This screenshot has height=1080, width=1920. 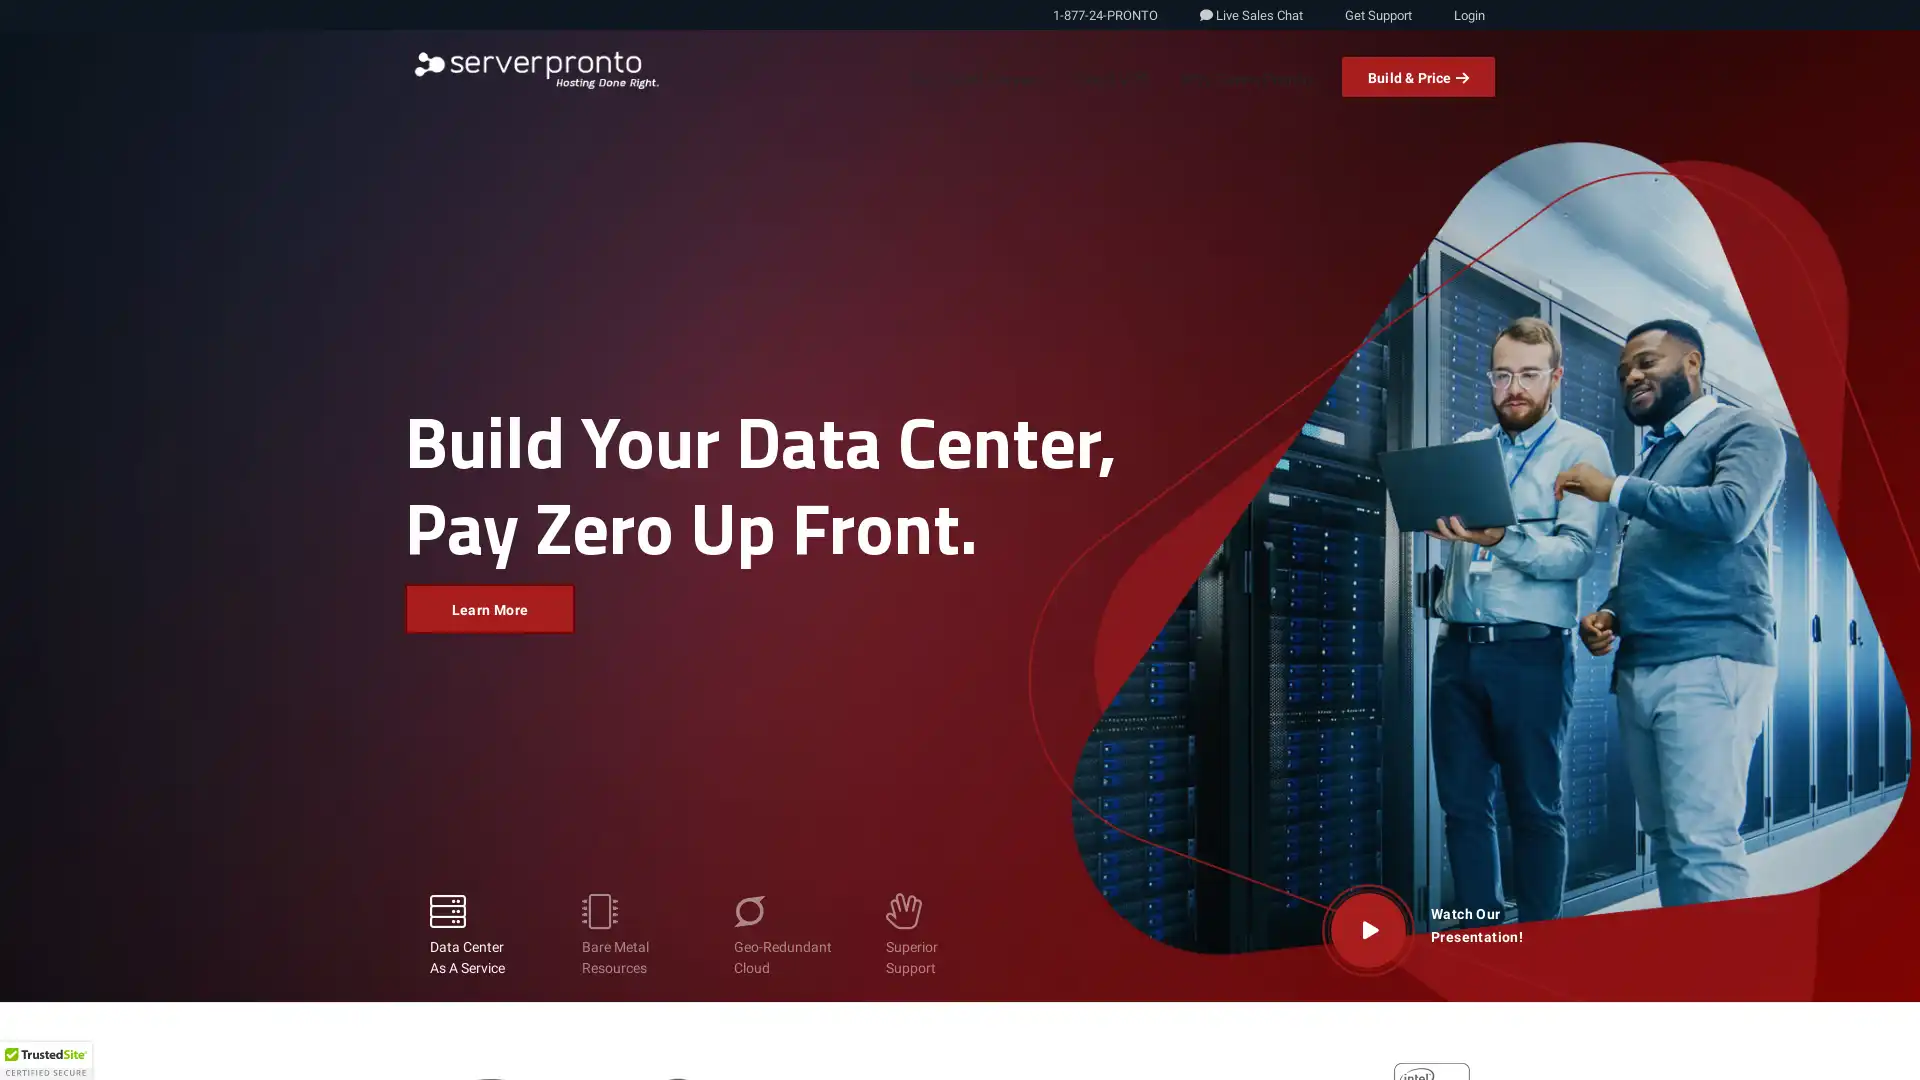 What do you see at coordinates (480, 936) in the screenshot?
I see `Data Center As A Service` at bounding box center [480, 936].